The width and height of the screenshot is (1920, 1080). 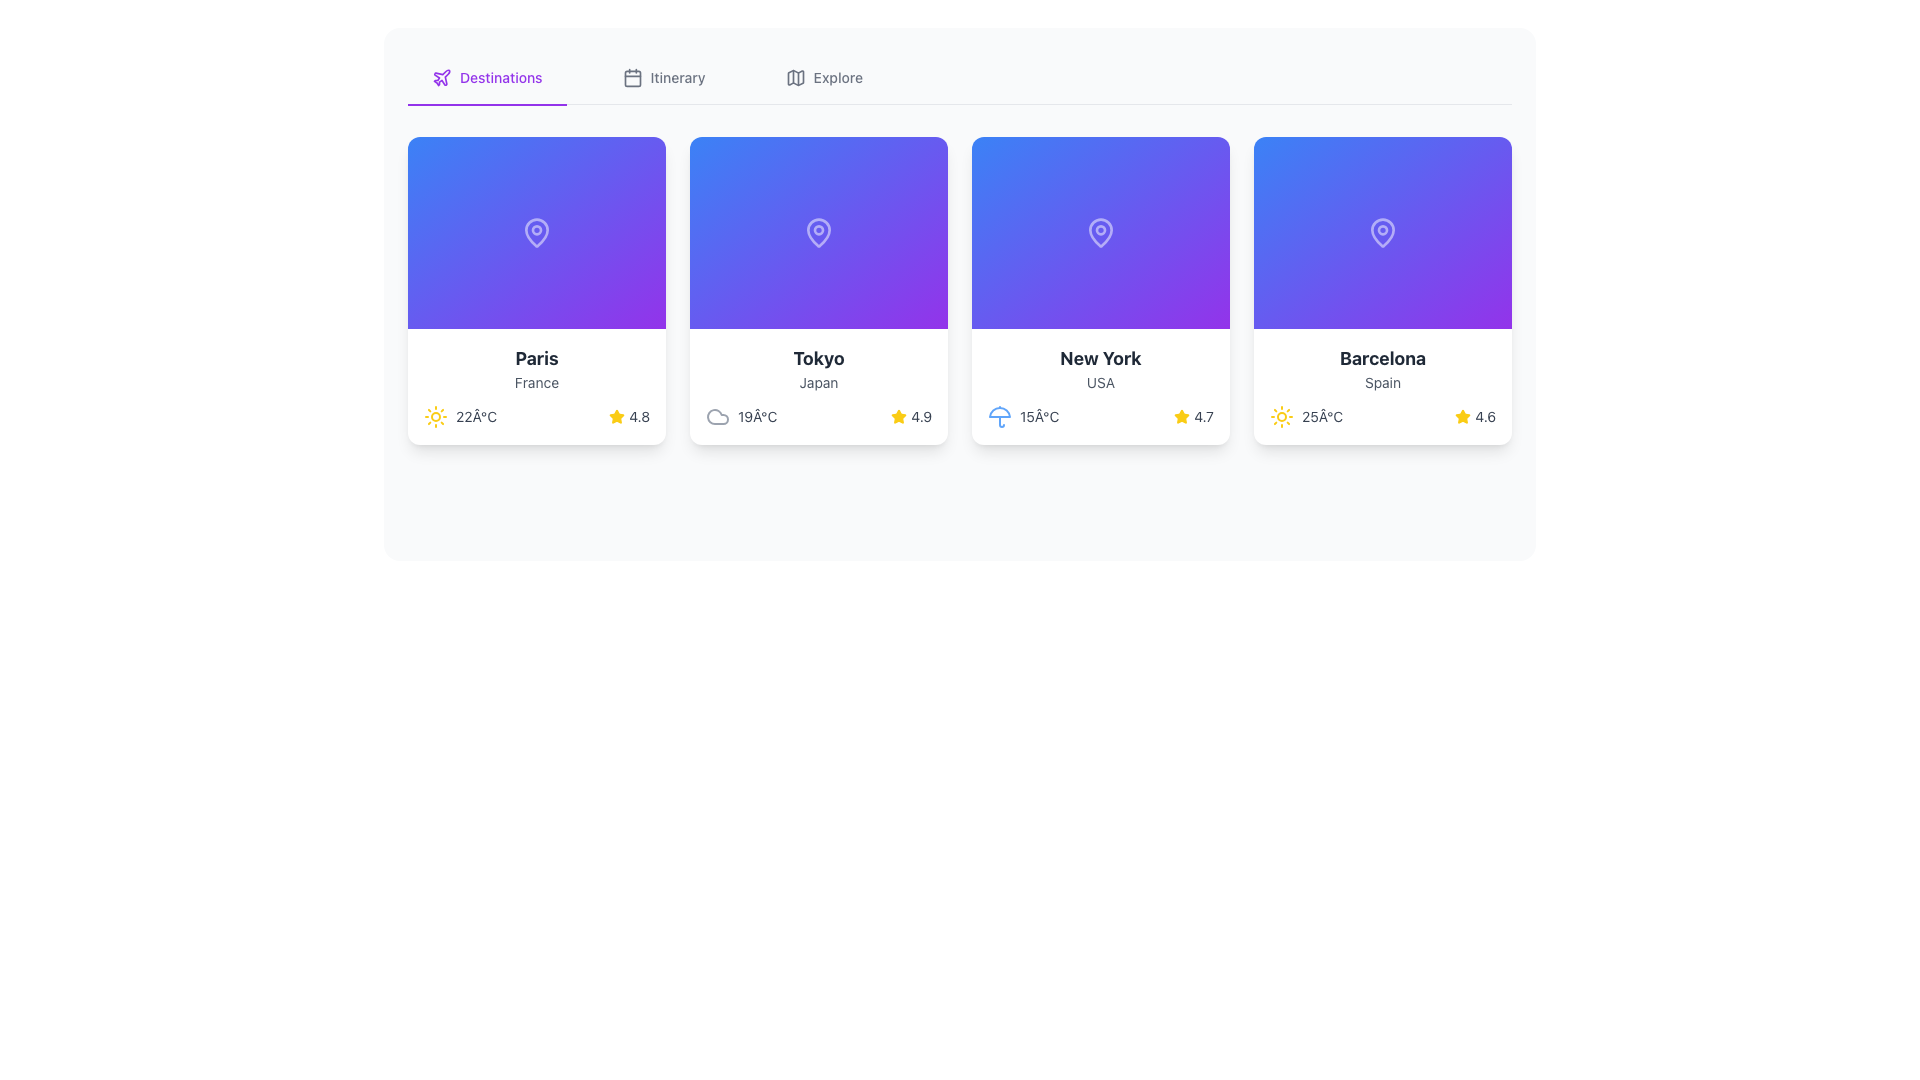 What do you see at coordinates (537, 231) in the screenshot?
I see `attention on the map pin icon` at bounding box center [537, 231].